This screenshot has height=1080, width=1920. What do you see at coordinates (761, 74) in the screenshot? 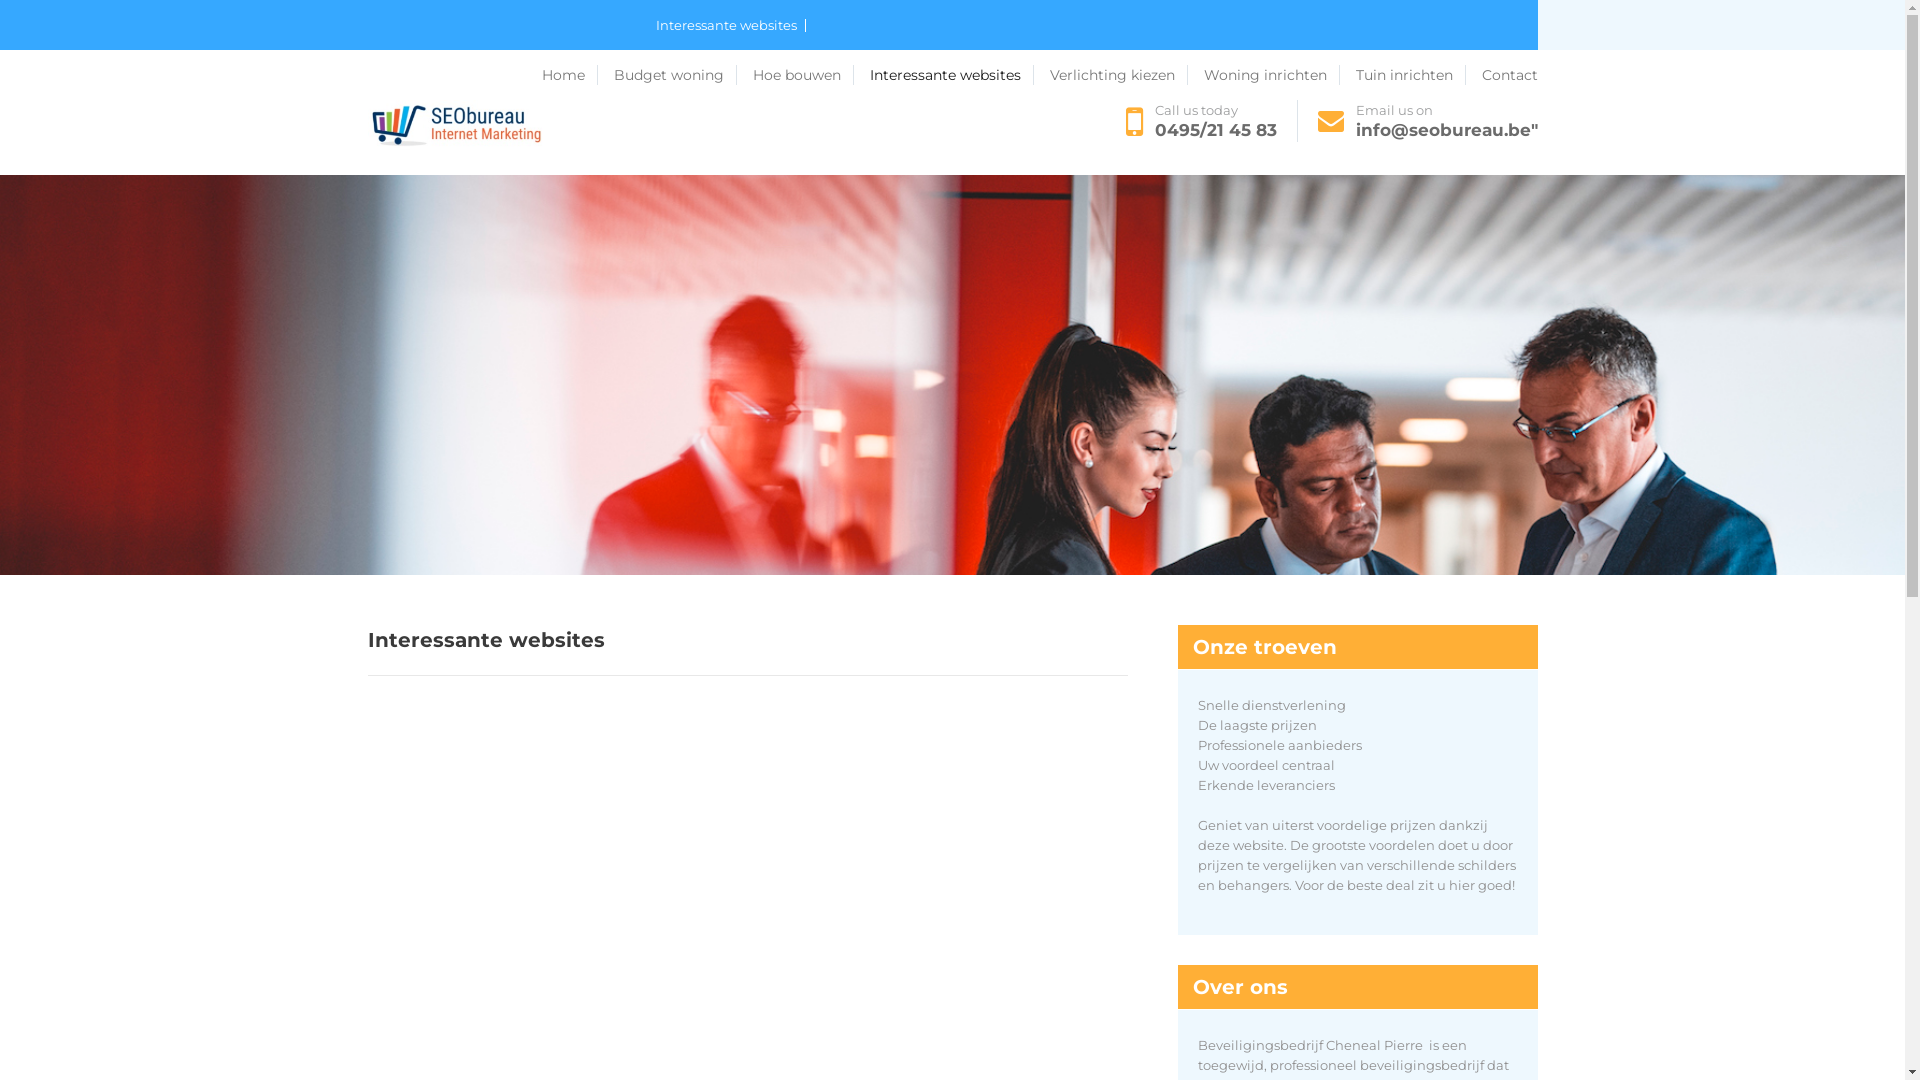
I see `'Installatie van laminaatvloeren'` at bounding box center [761, 74].